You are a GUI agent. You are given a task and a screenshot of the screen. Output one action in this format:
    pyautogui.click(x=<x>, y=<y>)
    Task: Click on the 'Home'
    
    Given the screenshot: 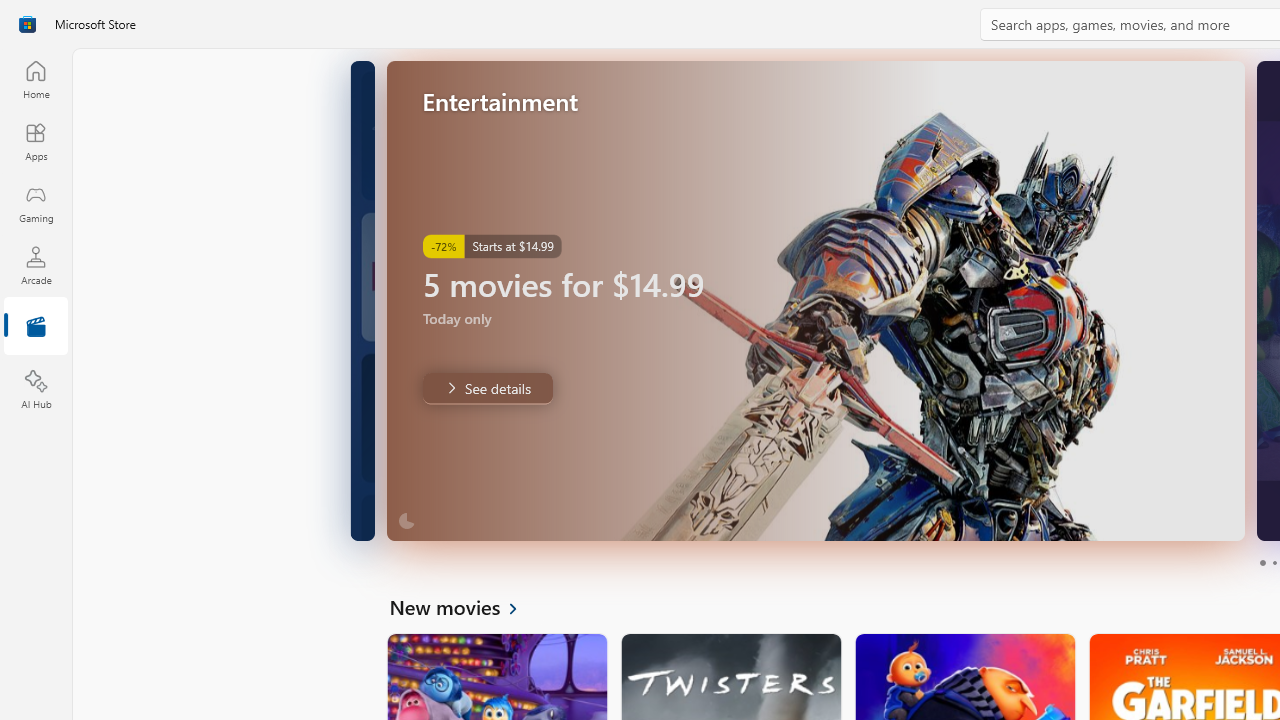 What is the action you would take?
    pyautogui.click(x=35, y=78)
    